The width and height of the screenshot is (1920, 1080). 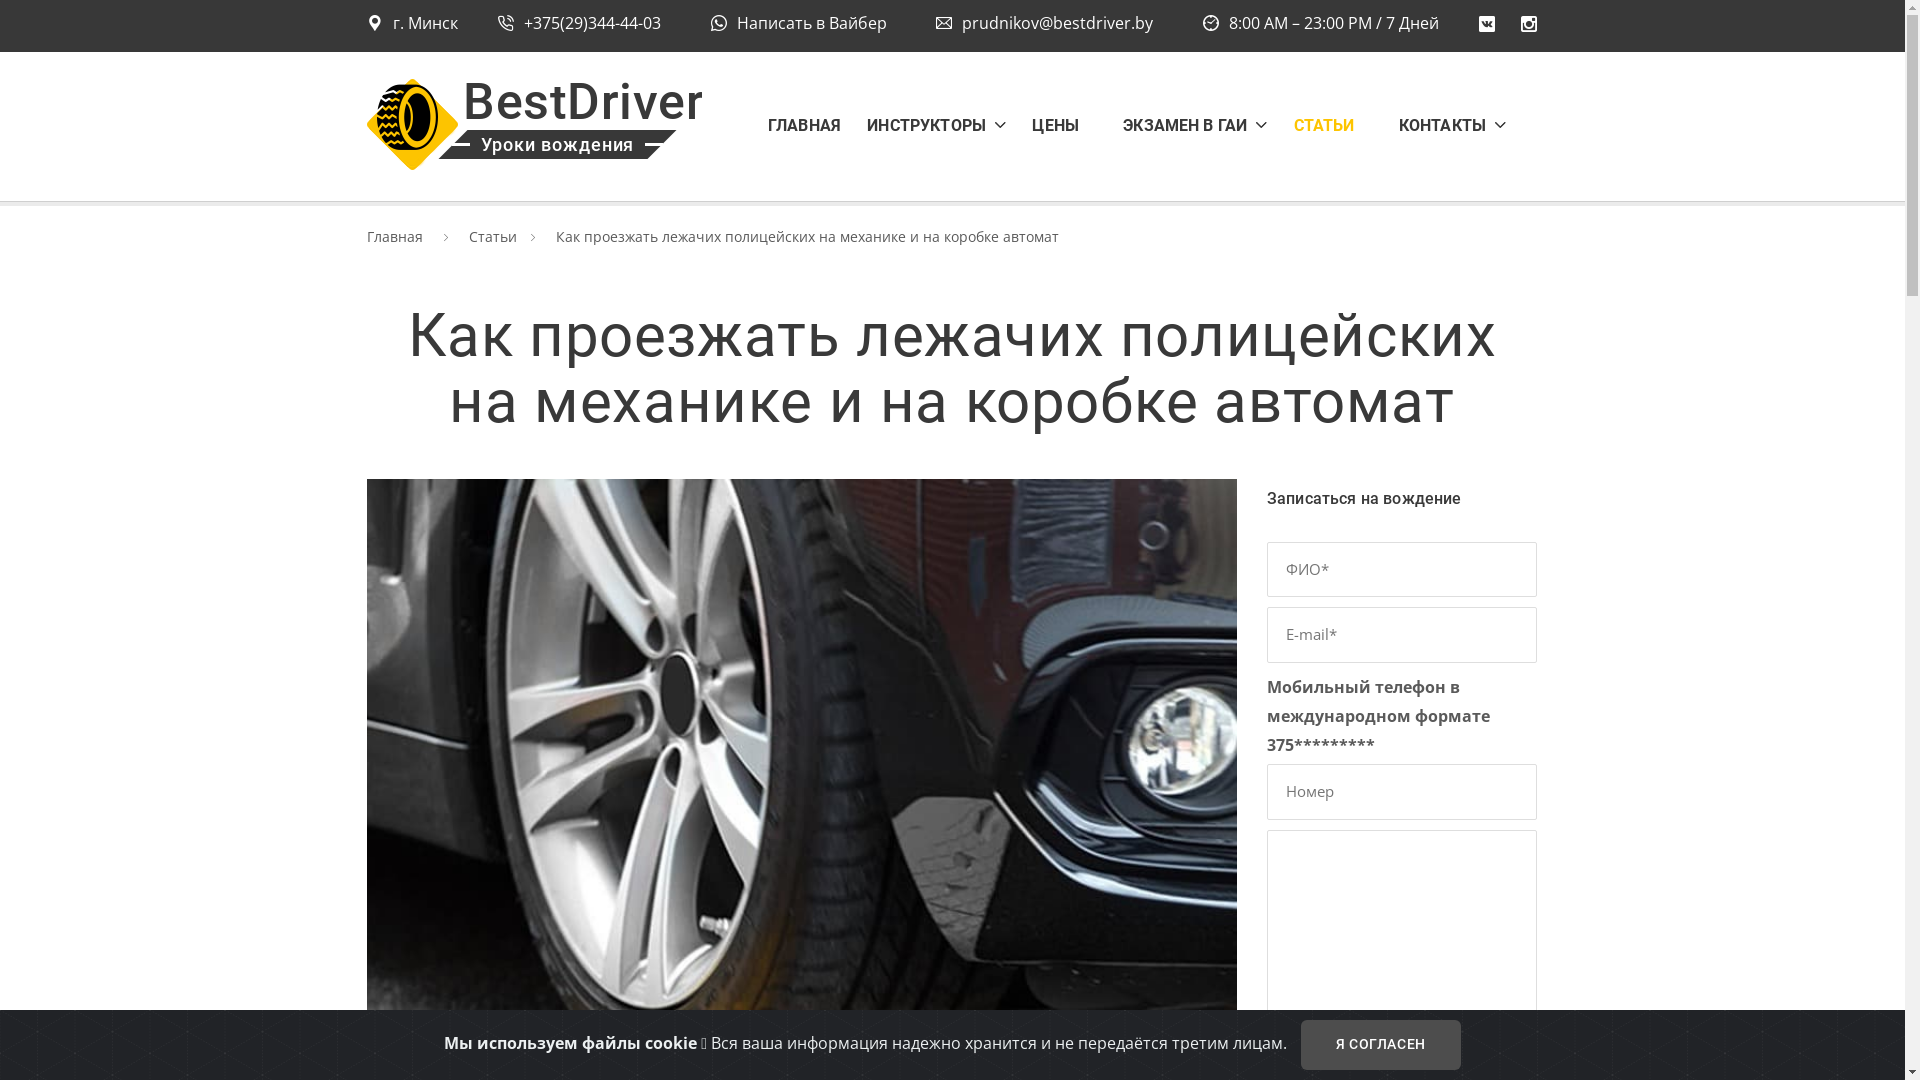 What do you see at coordinates (578, 23) in the screenshot?
I see `'+375(29)344-44-03'` at bounding box center [578, 23].